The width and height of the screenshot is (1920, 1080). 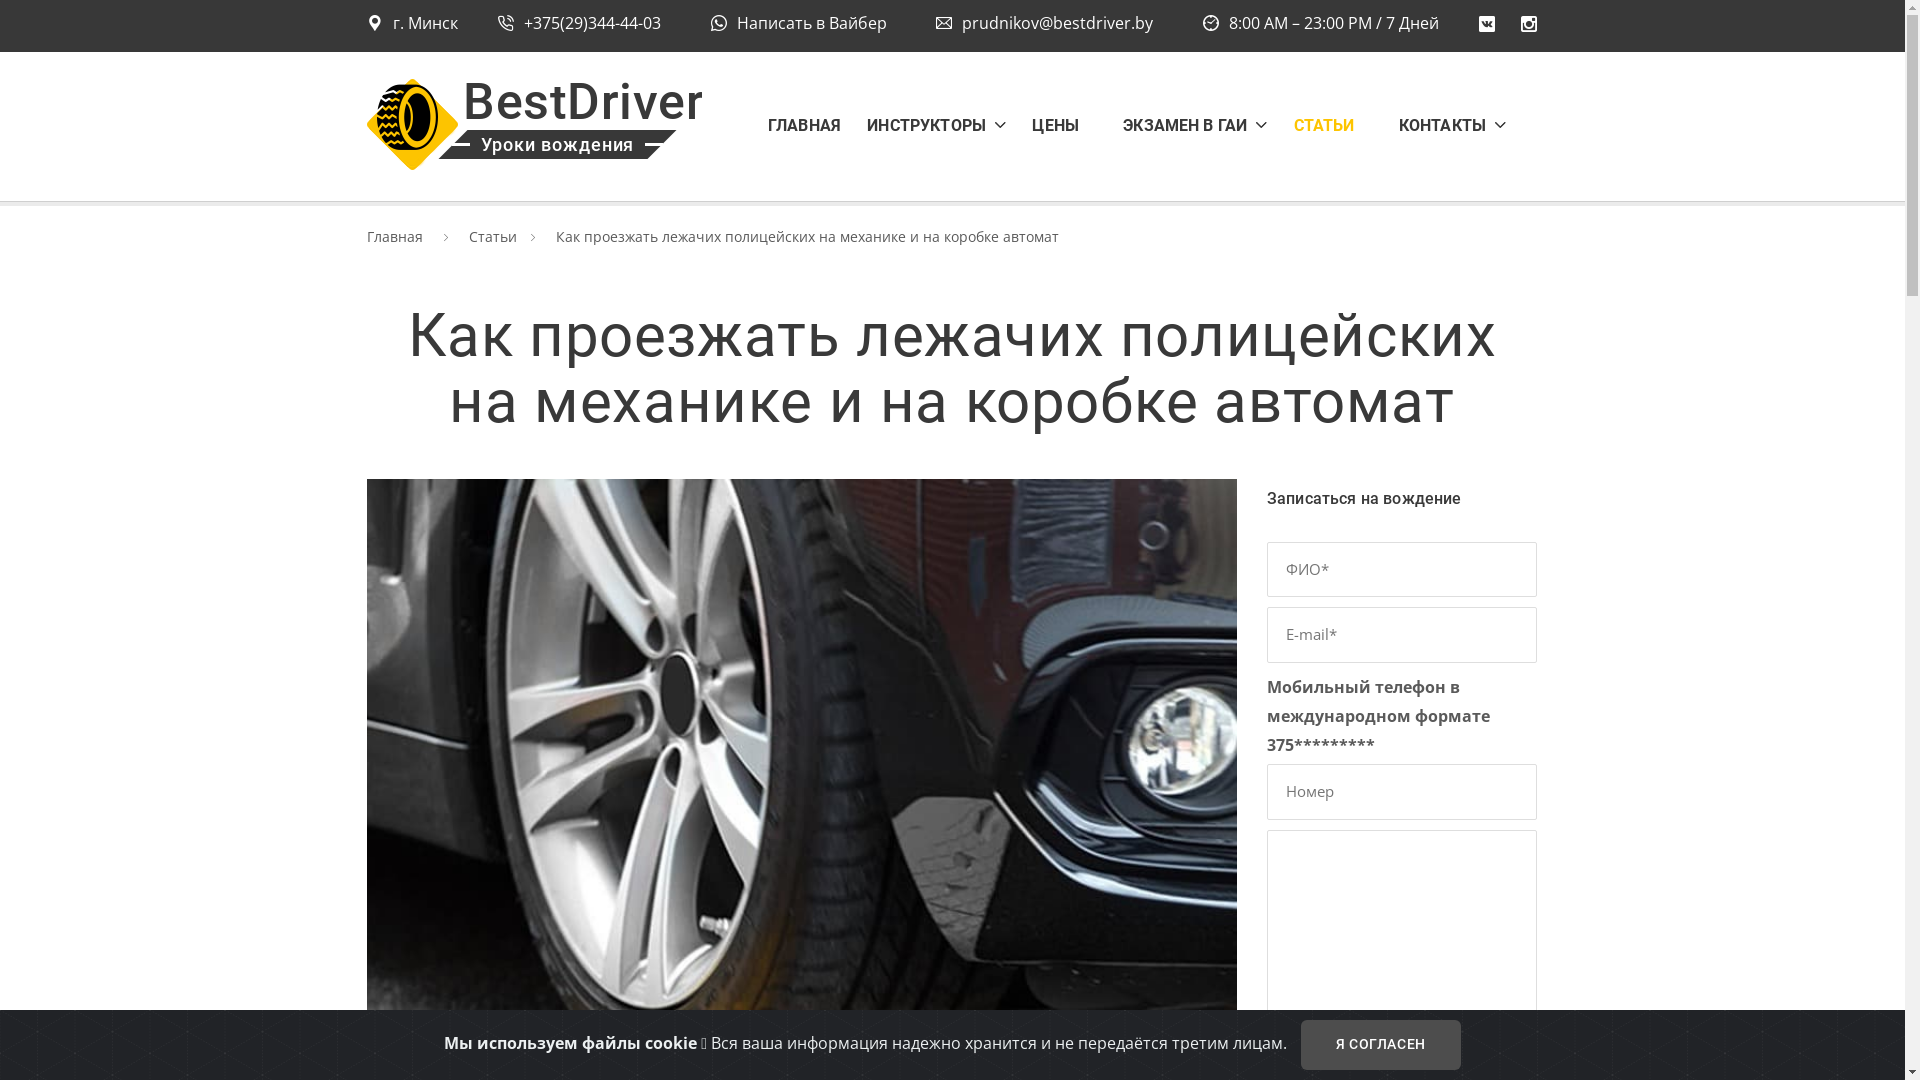 What do you see at coordinates (578, 23) in the screenshot?
I see `'+375(29)344-44-03'` at bounding box center [578, 23].